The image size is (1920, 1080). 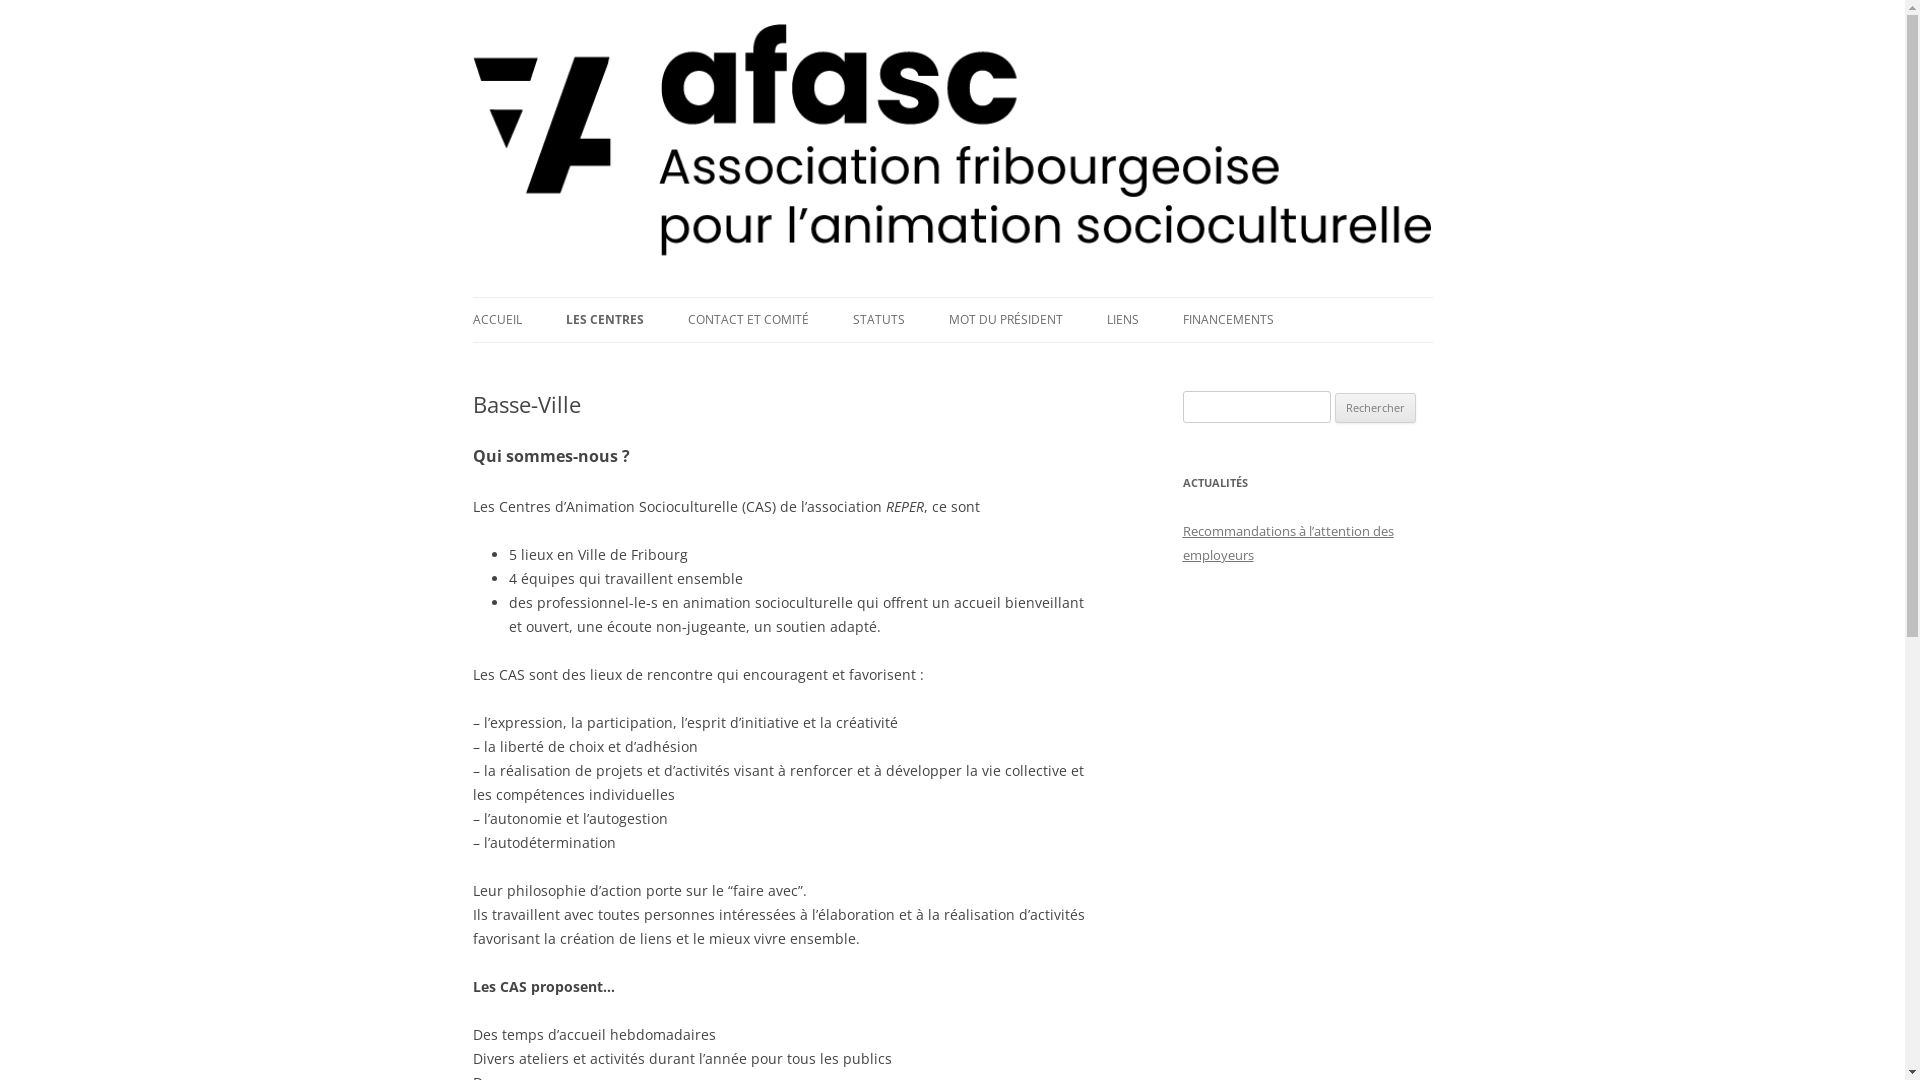 What do you see at coordinates (666, 362) in the screenshot?
I see `'BASSE-VILLE'` at bounding box center [666, 362].